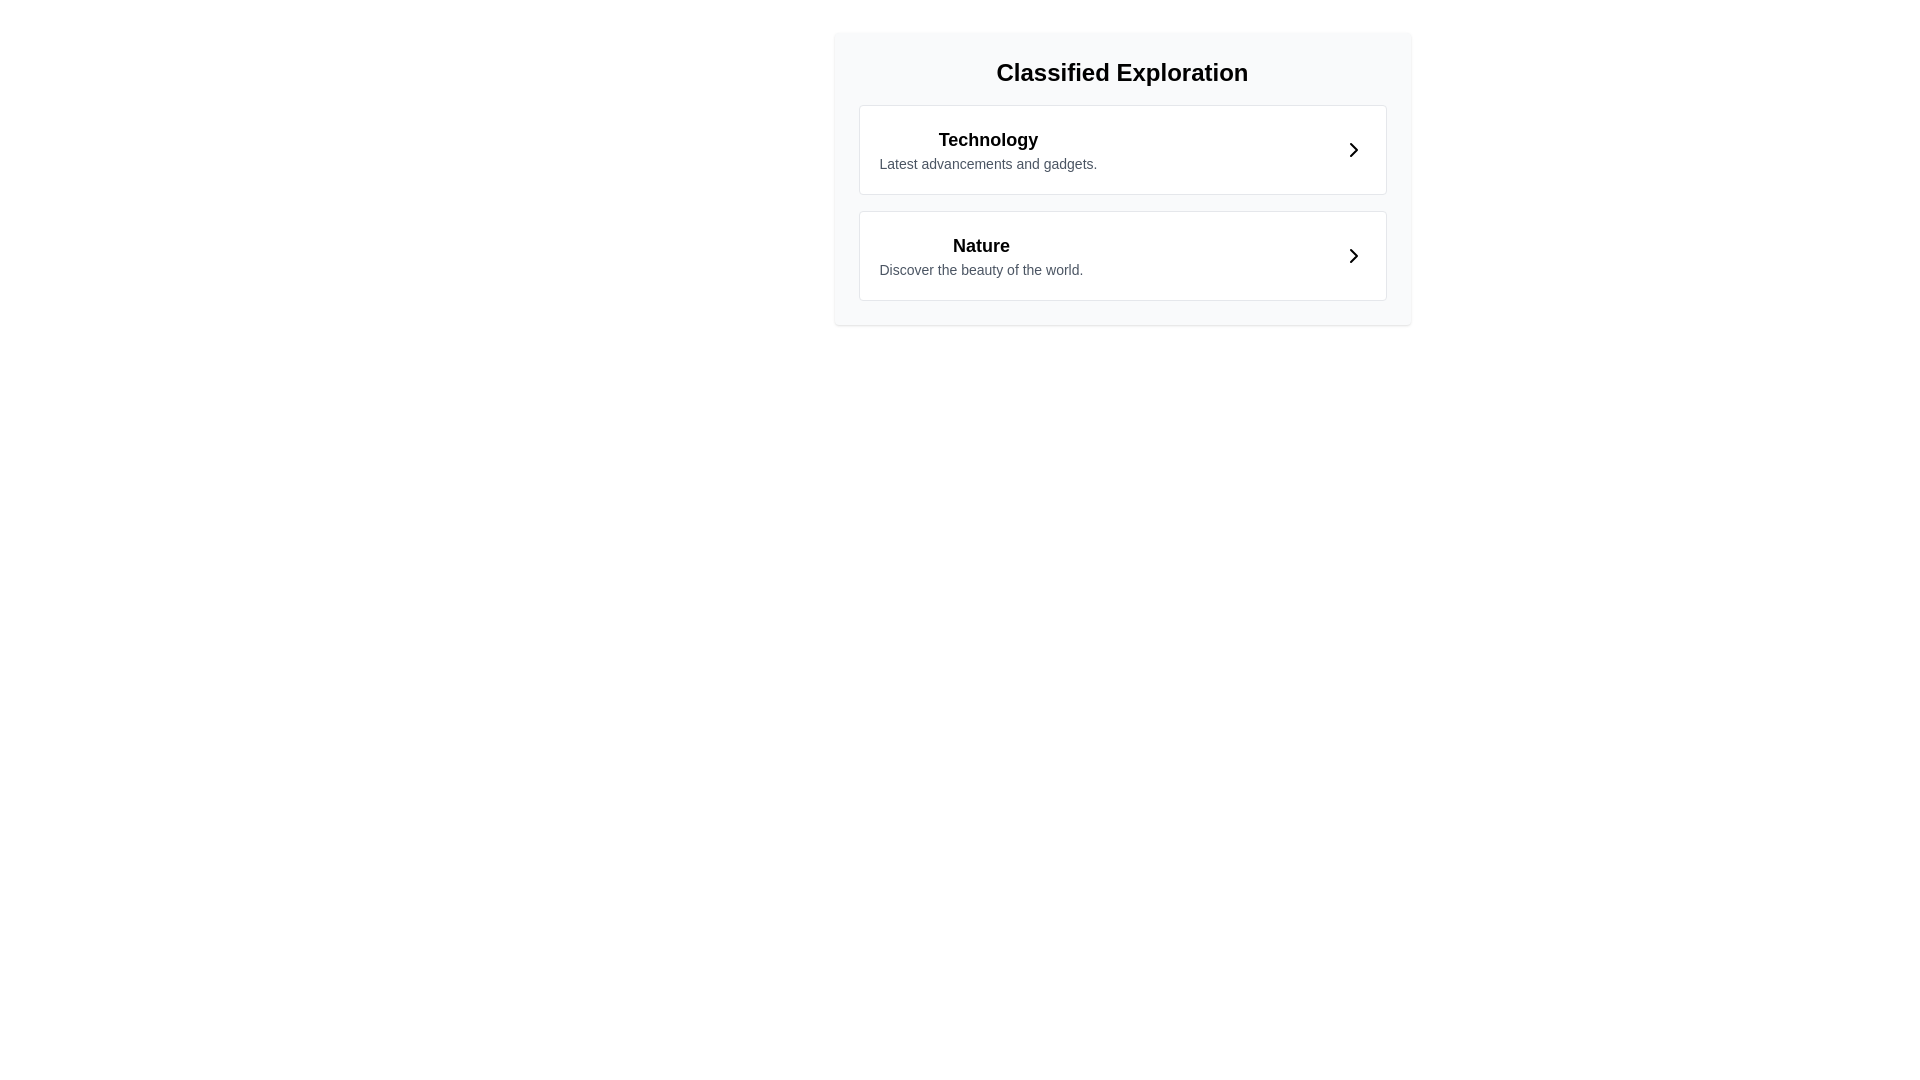 The image size is (1920, 1080). What do you see at coordinates (981, 270) in the screenshot?
I see `the descriptive text label that contains the text 'Discover the beauty of the world.' styled in a small gray font, positioned below the title 'Nature' within the 'Classified Exploration' section` at bounding box center [981, 270].